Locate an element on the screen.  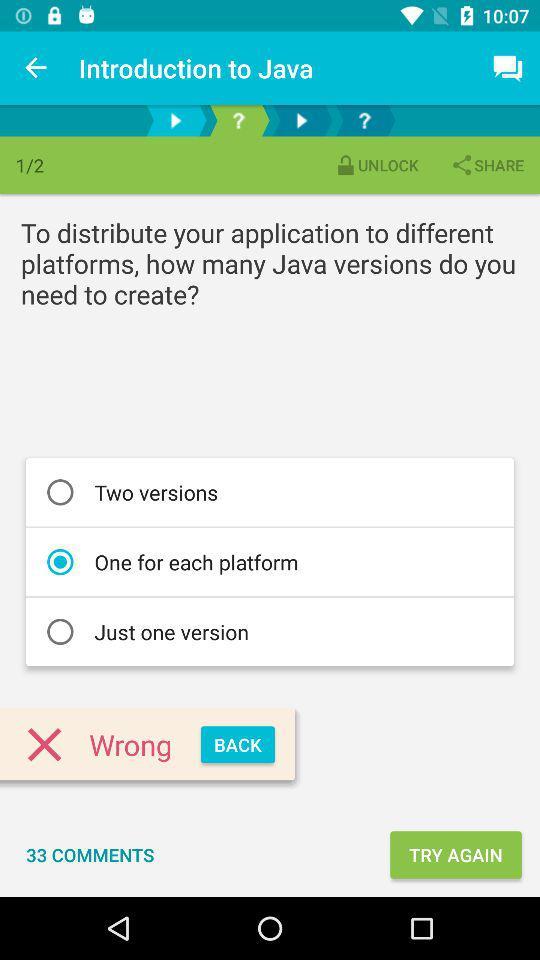
next is located at coordinates (300, 120).